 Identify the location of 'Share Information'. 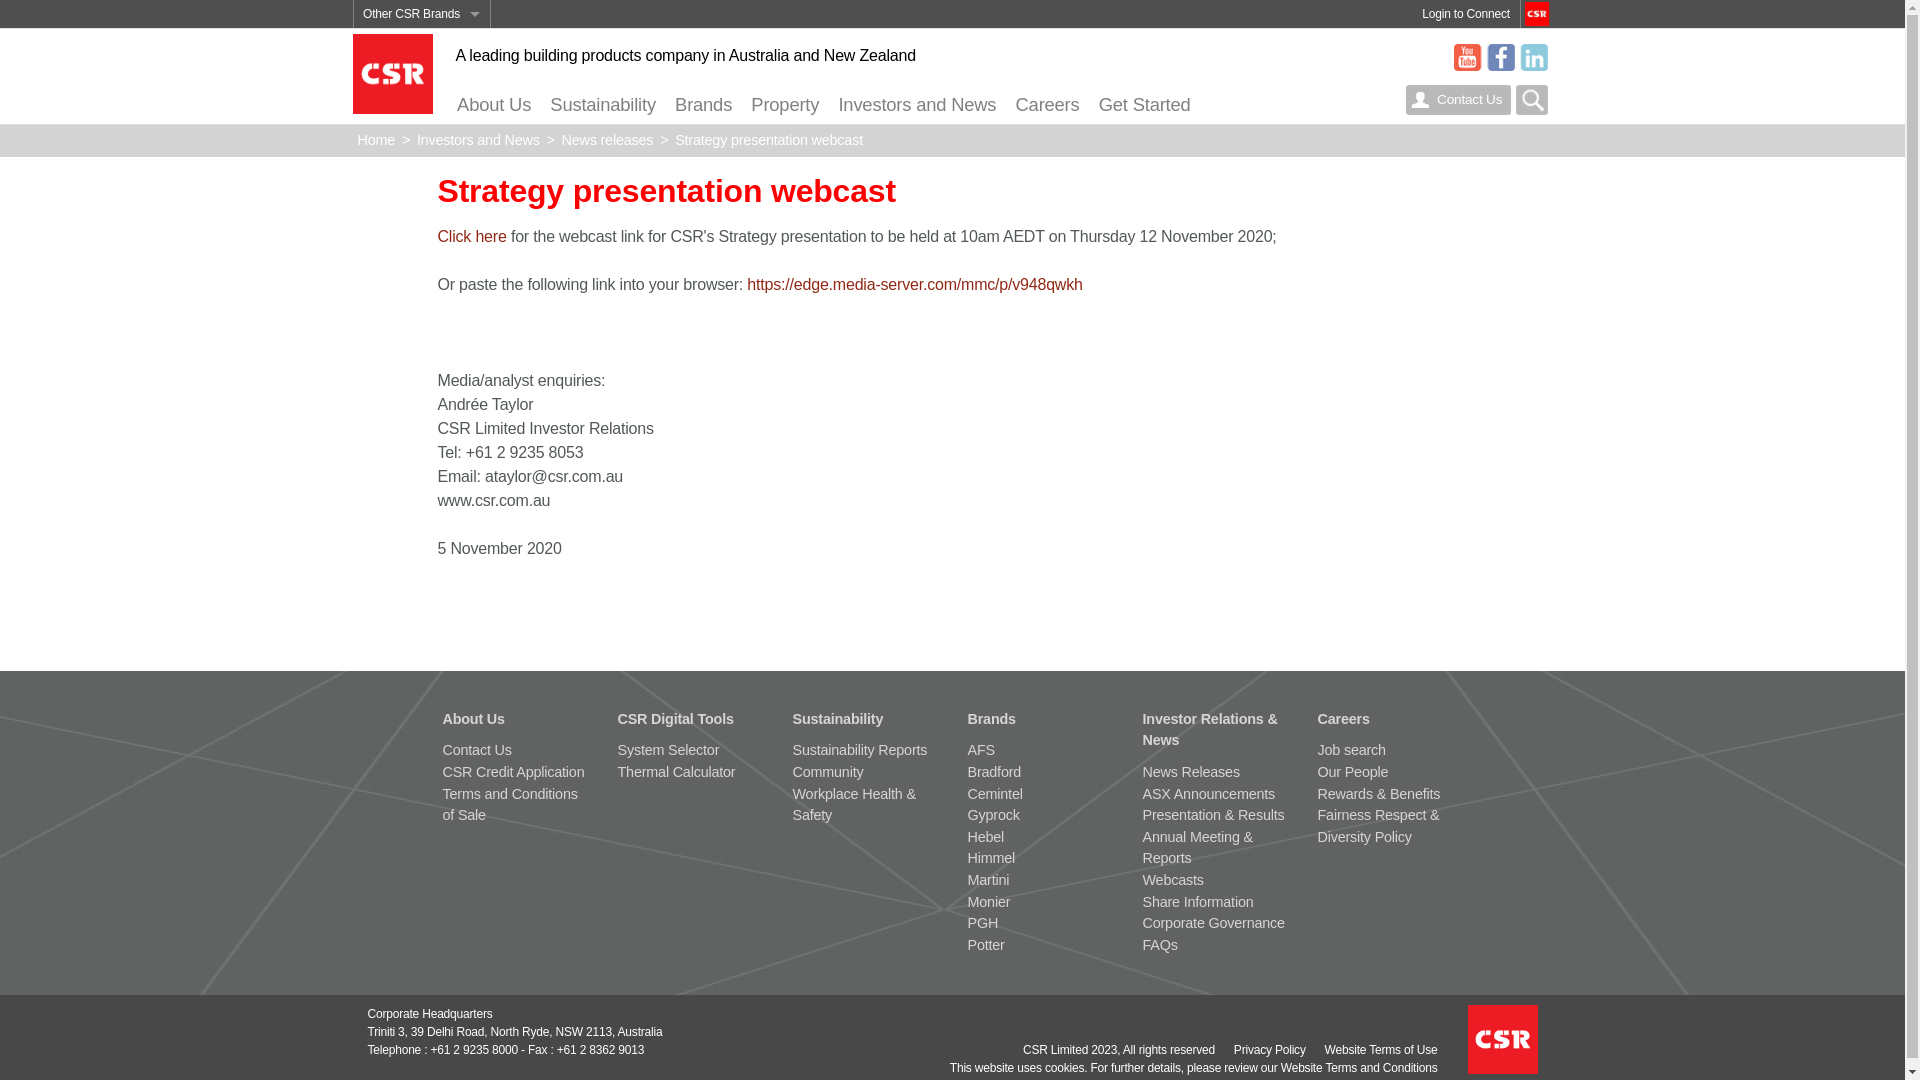
(1197, 902).